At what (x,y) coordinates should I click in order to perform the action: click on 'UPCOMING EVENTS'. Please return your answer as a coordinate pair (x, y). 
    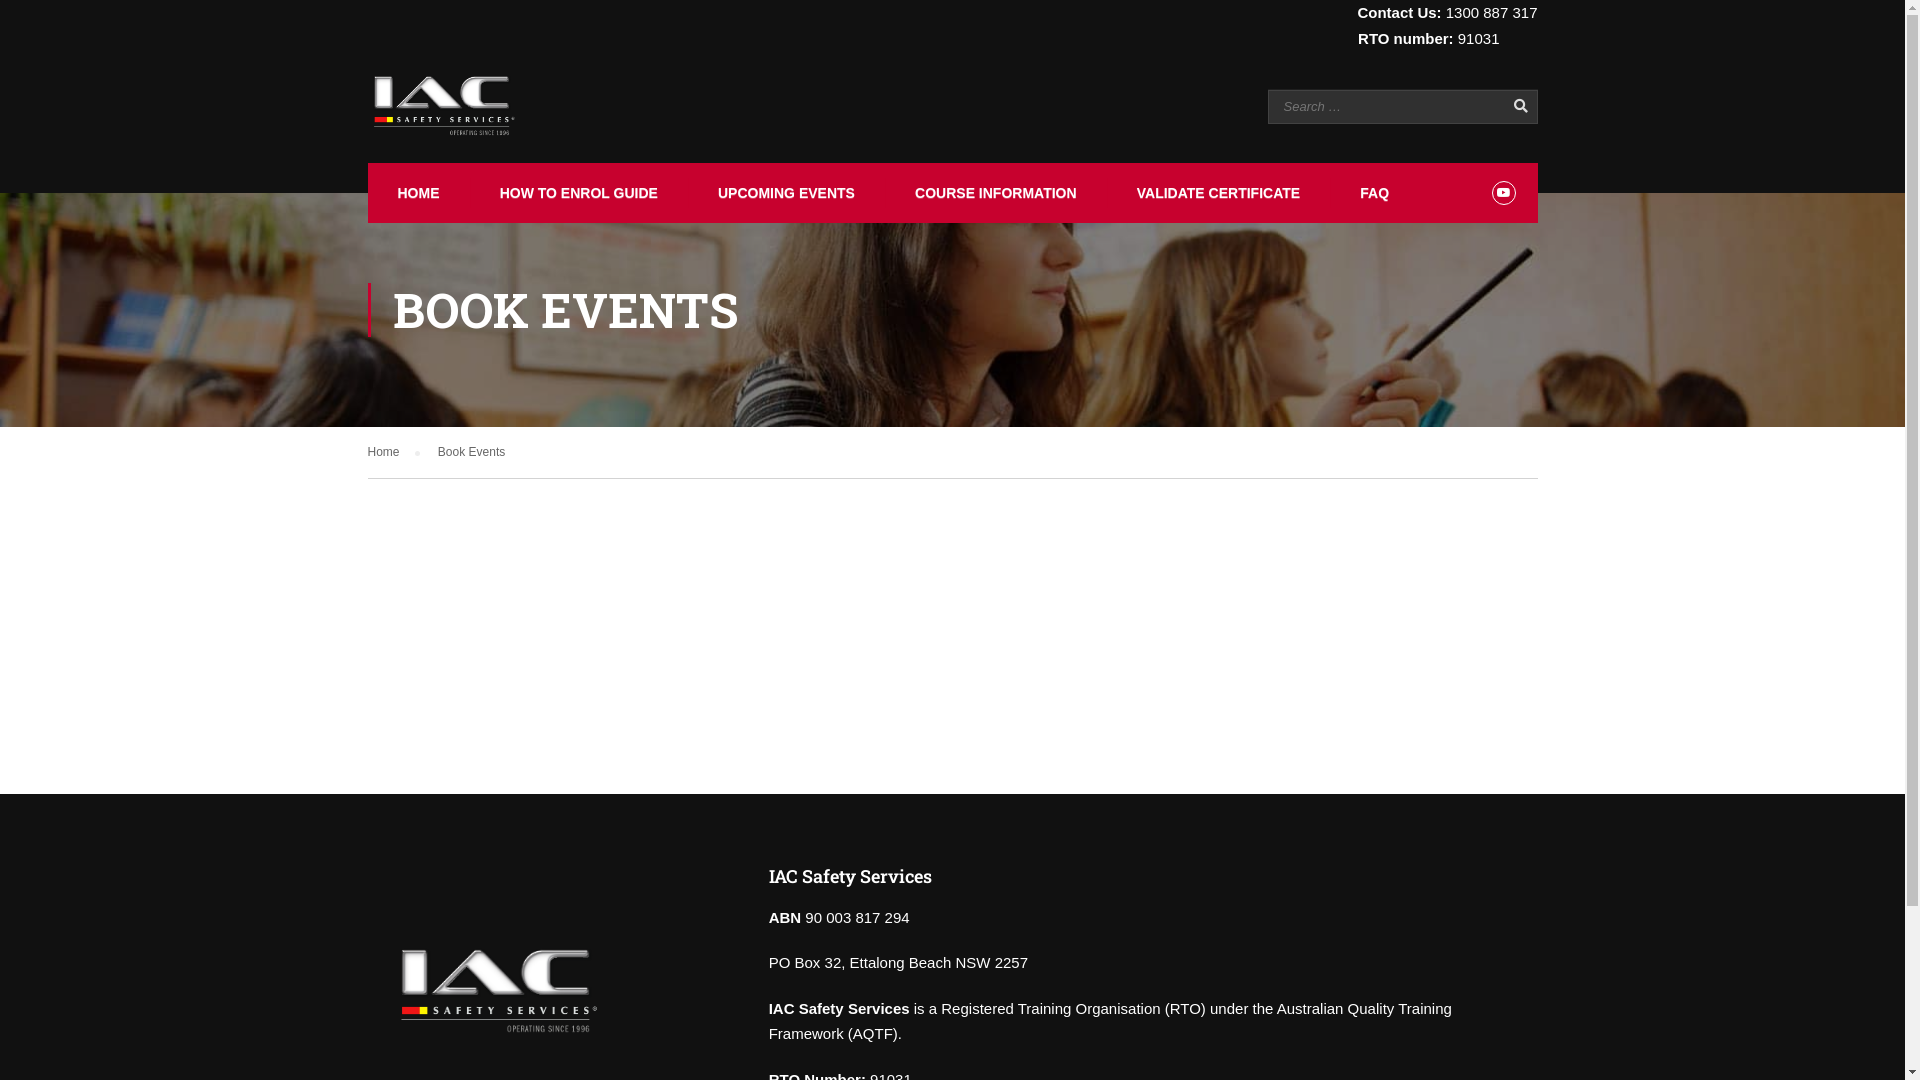
    Looking at the image, I should click on (783, 192).